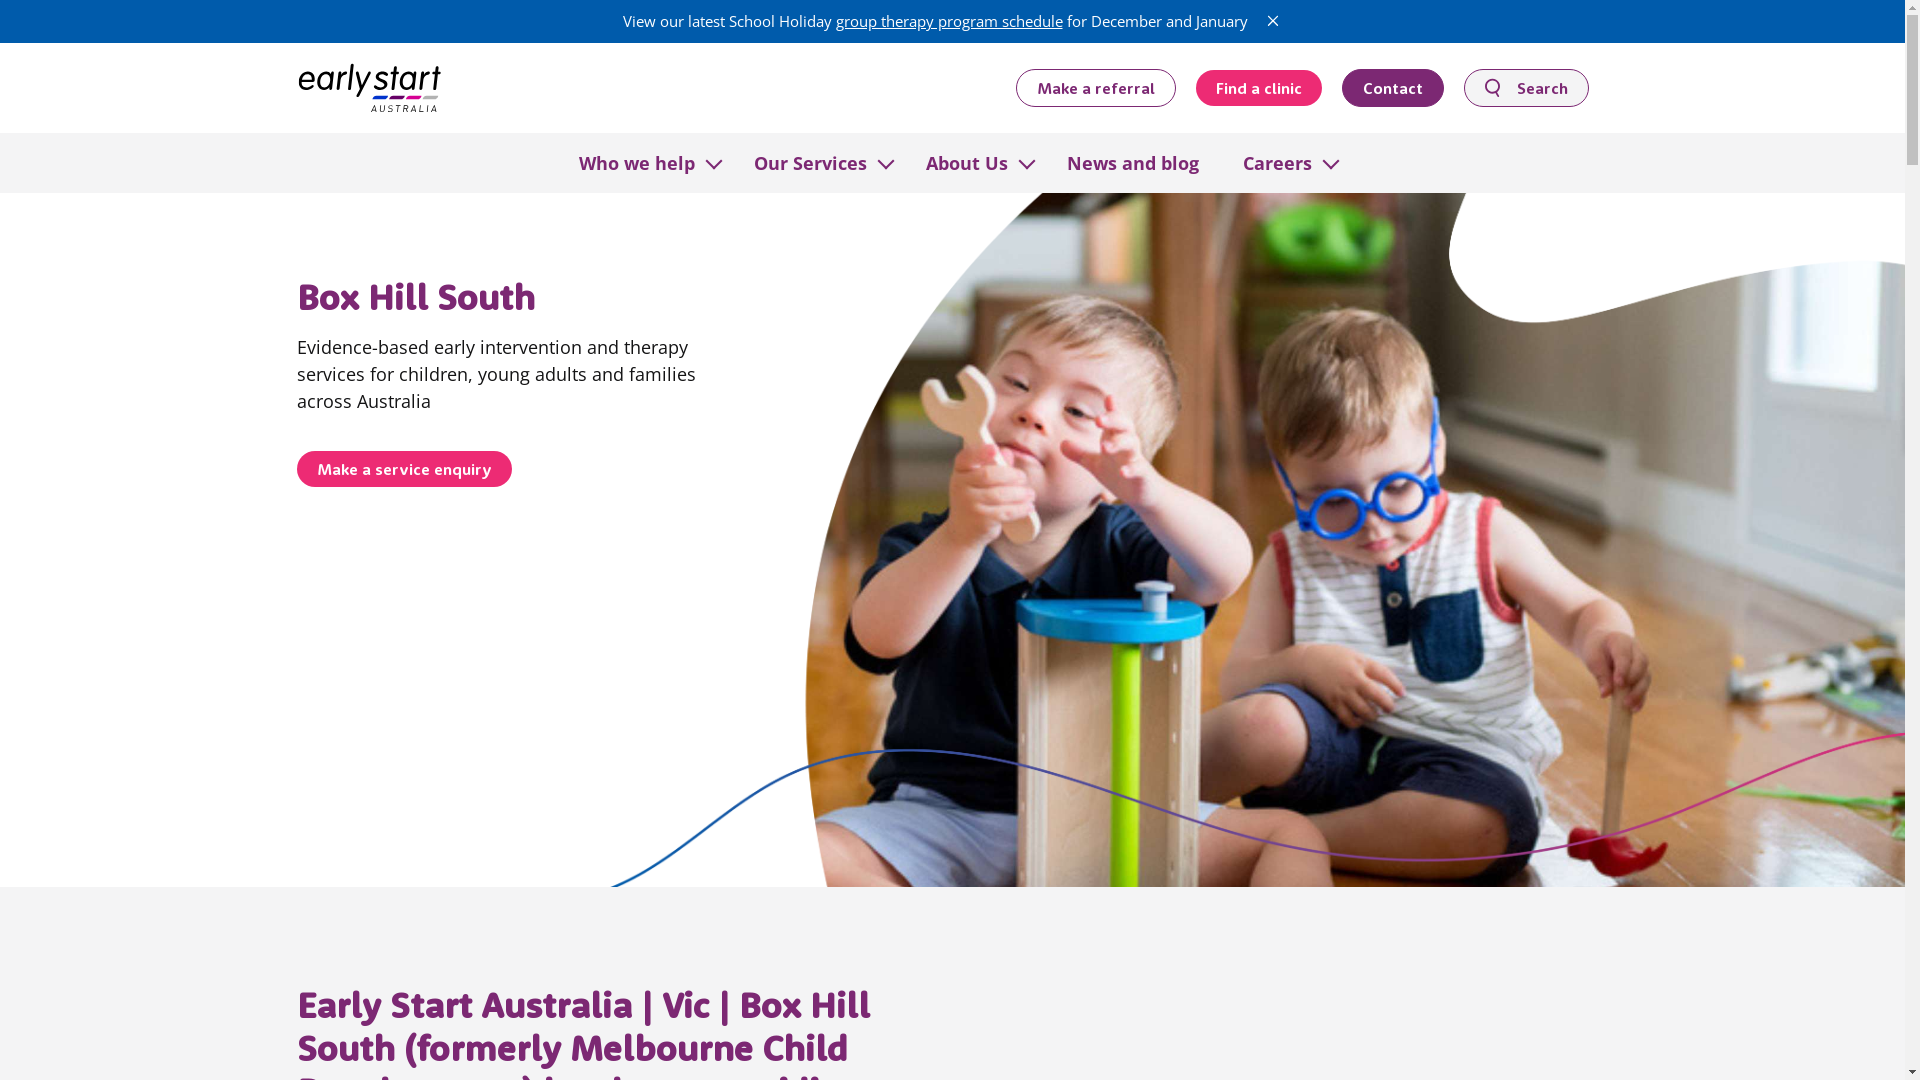  Describe the element at coordinates (1391, 86) in the screenshot. I see `'Contact'` at that location.